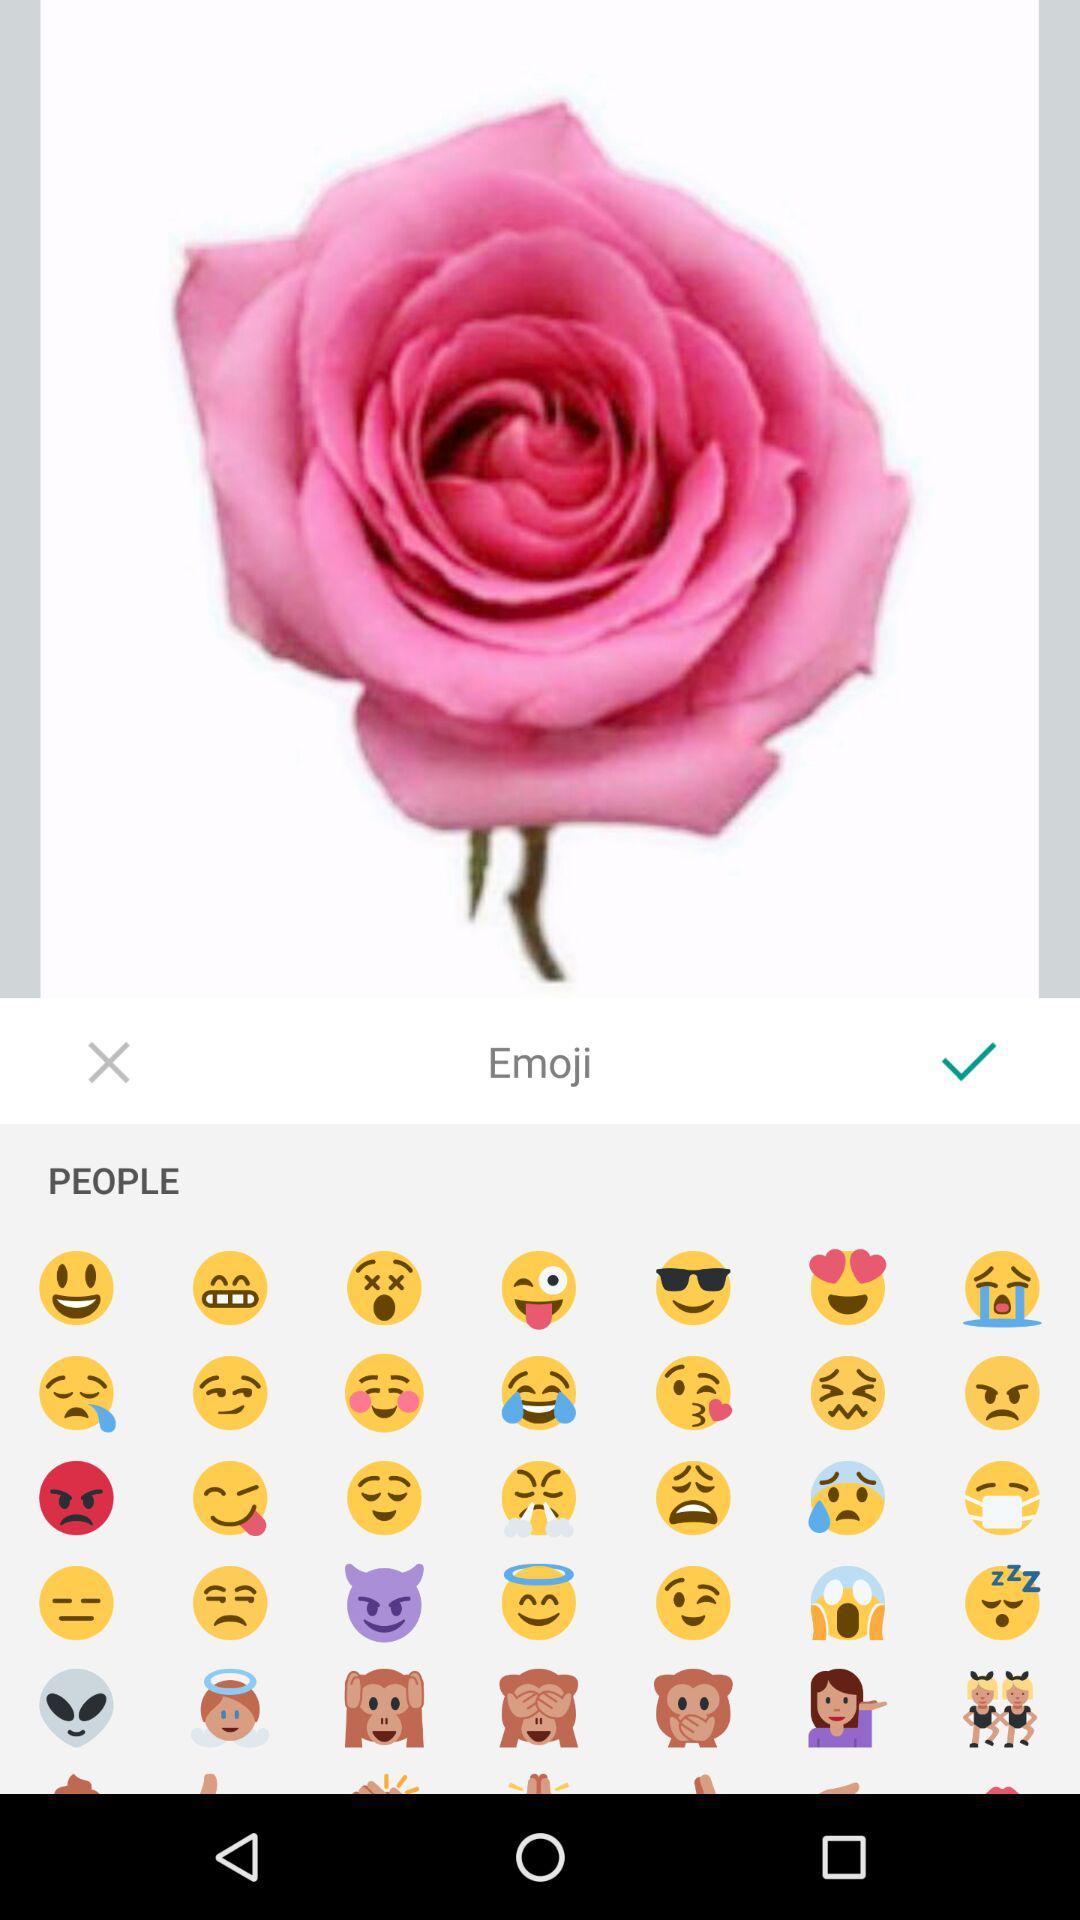 This screenshot has height=1920, width=1080. I want to click on emoji button, so click(538, 1288).